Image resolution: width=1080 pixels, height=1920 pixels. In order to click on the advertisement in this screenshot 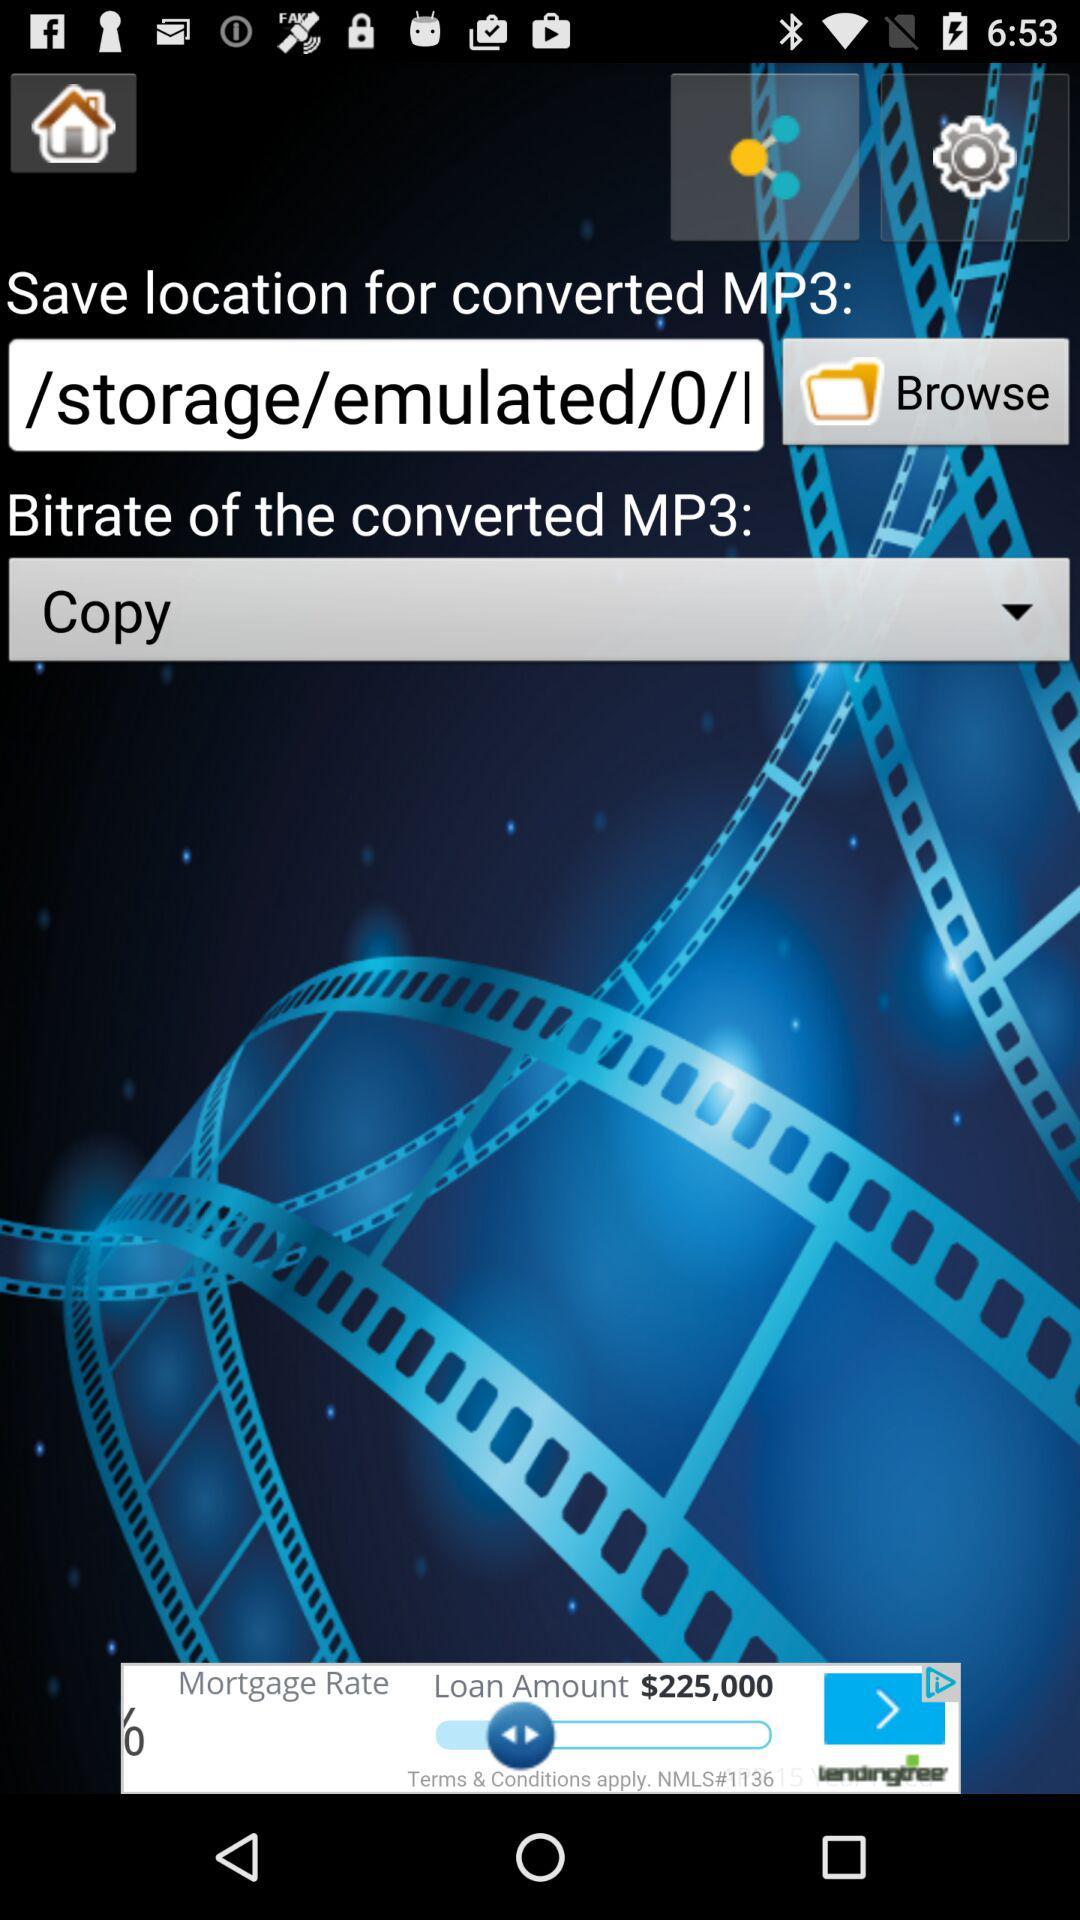, I will do `click(540, 1727)`.